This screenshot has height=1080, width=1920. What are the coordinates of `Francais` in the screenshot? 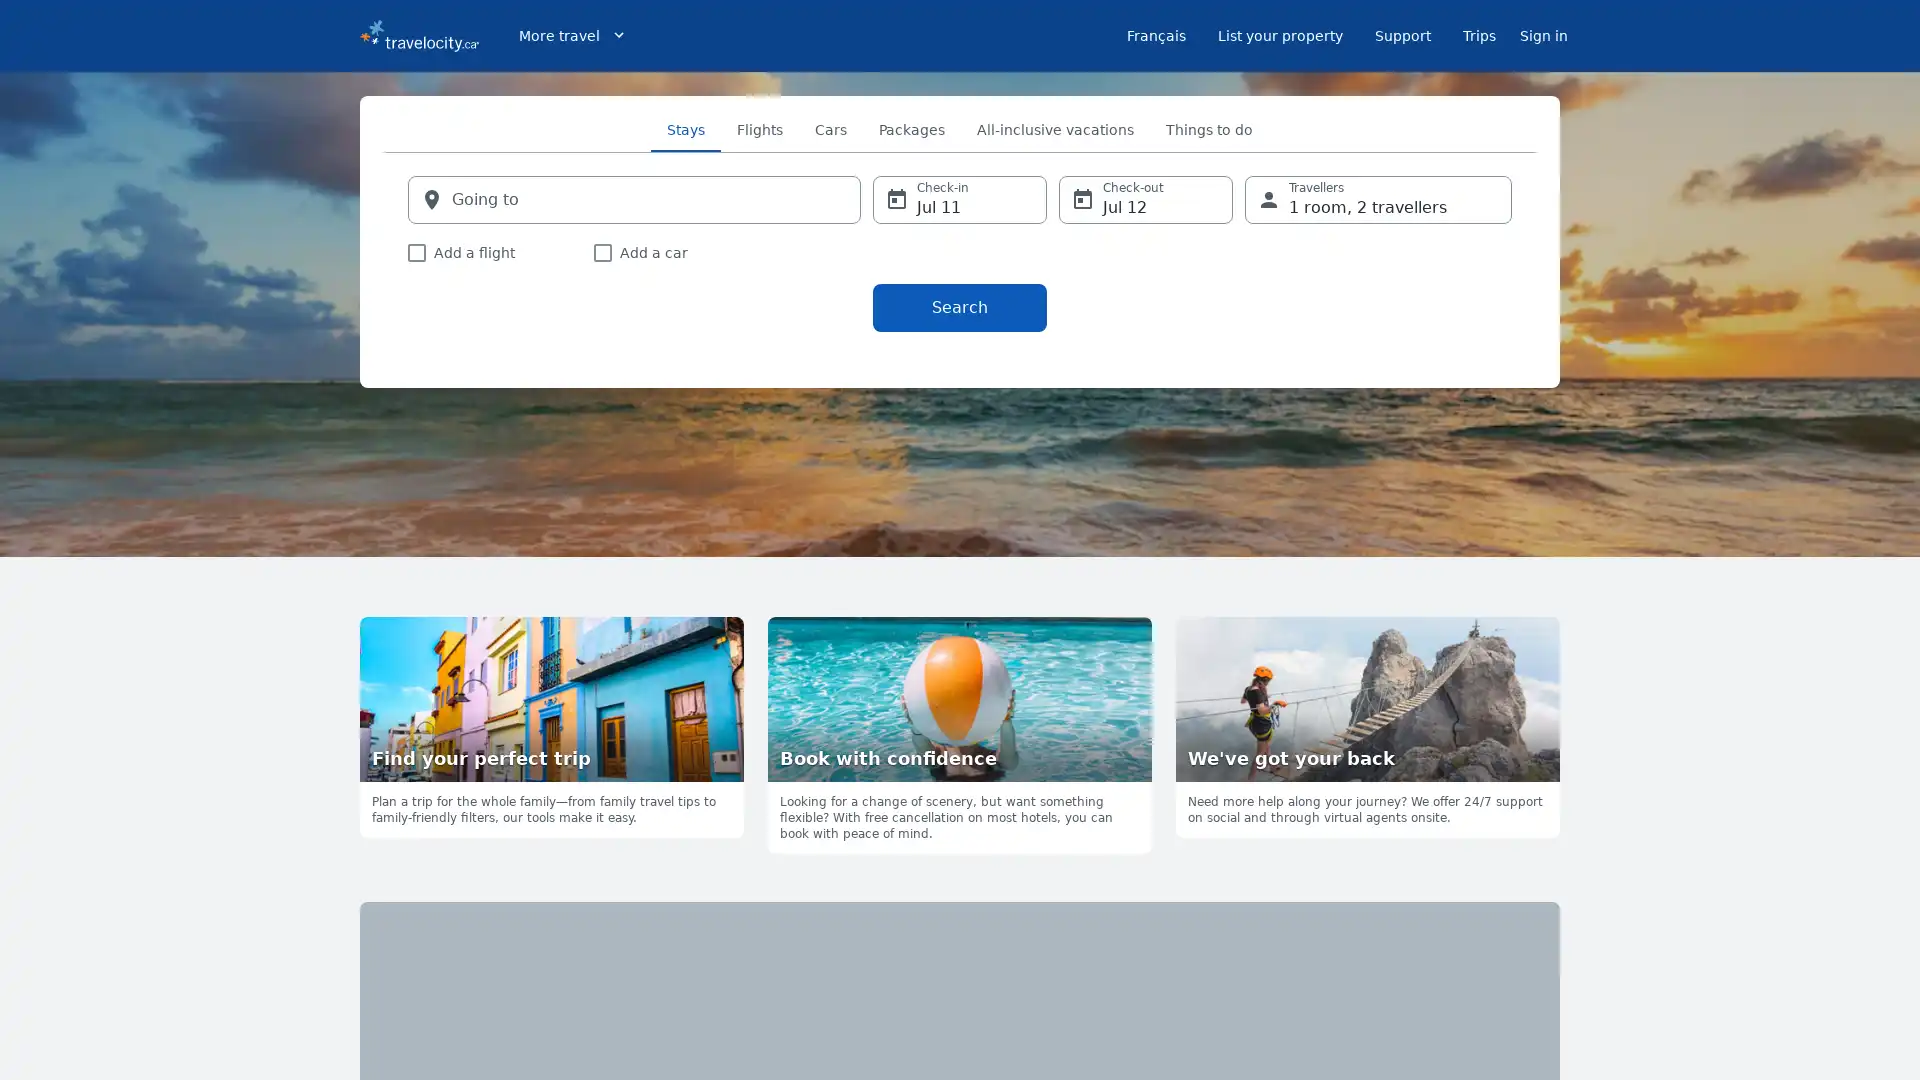 It's located at (1156, 35).